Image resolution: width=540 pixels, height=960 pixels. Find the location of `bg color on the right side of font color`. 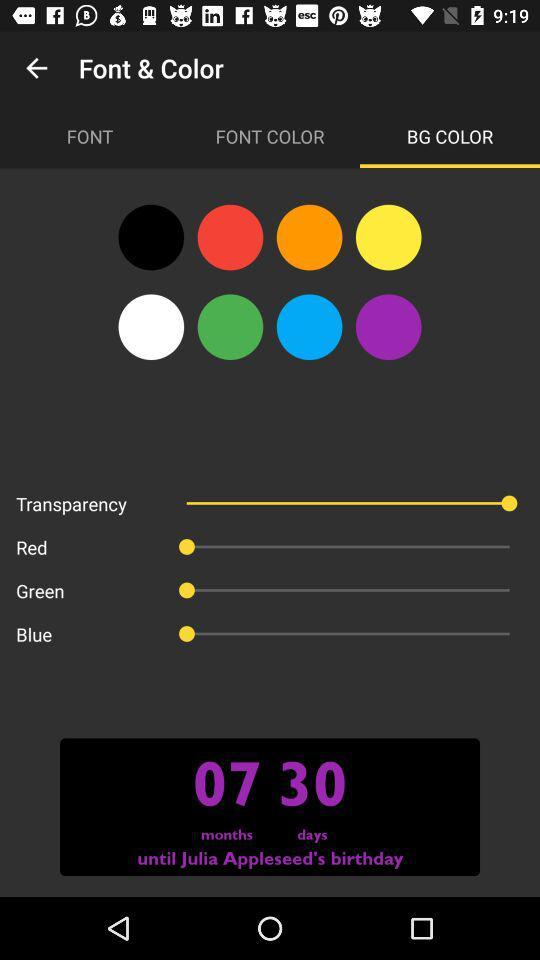

bg color on the right side of font color is located at coordinates (449, 135).